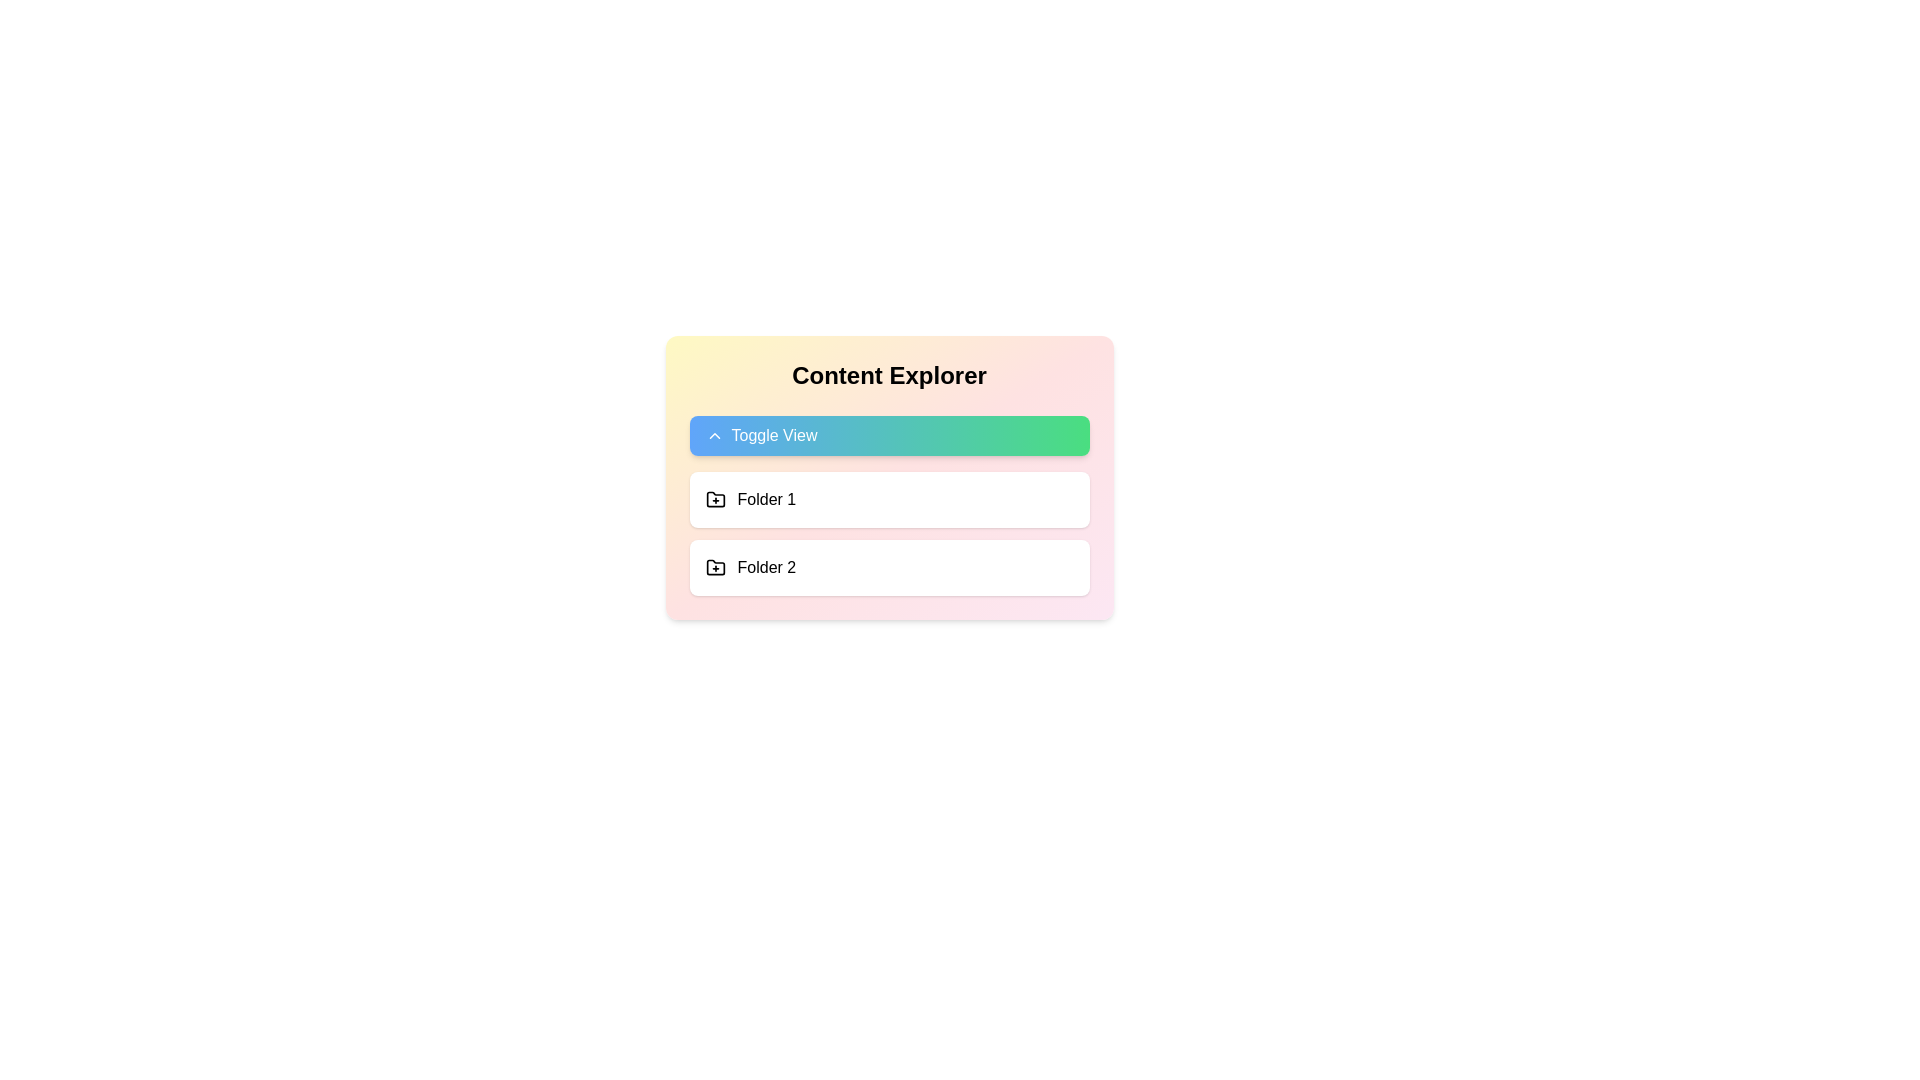 This screenshot has height=1080, width=1920. Describe the element at coordinates (715, 567) in the screenshot. I see `the folder icon positioned to the left of the label 'Folder 2' in the second row of the content explorer section for information` at that location.